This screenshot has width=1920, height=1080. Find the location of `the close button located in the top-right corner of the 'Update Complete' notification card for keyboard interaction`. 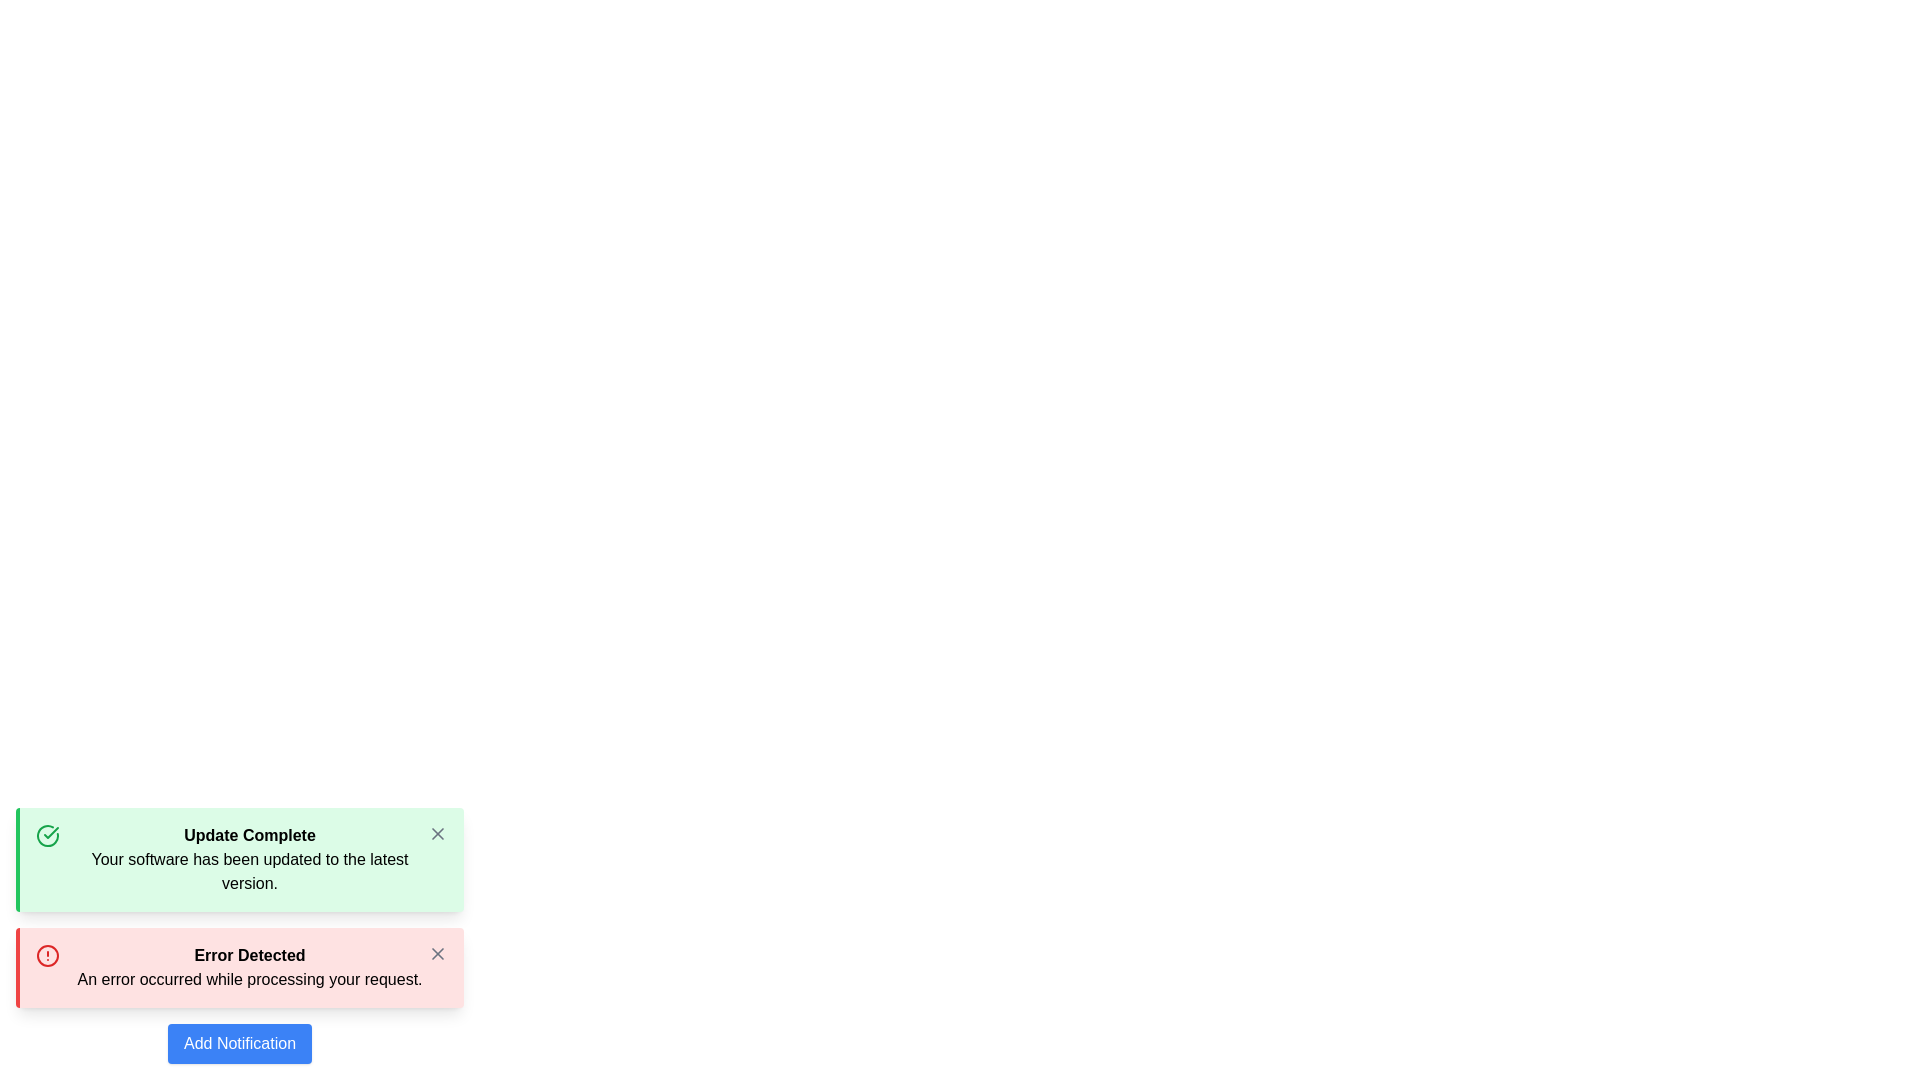

the close button located in the top-right corner of the 'Update Complete' notification card for keyboard interaction is located at coordinates (436, 833).